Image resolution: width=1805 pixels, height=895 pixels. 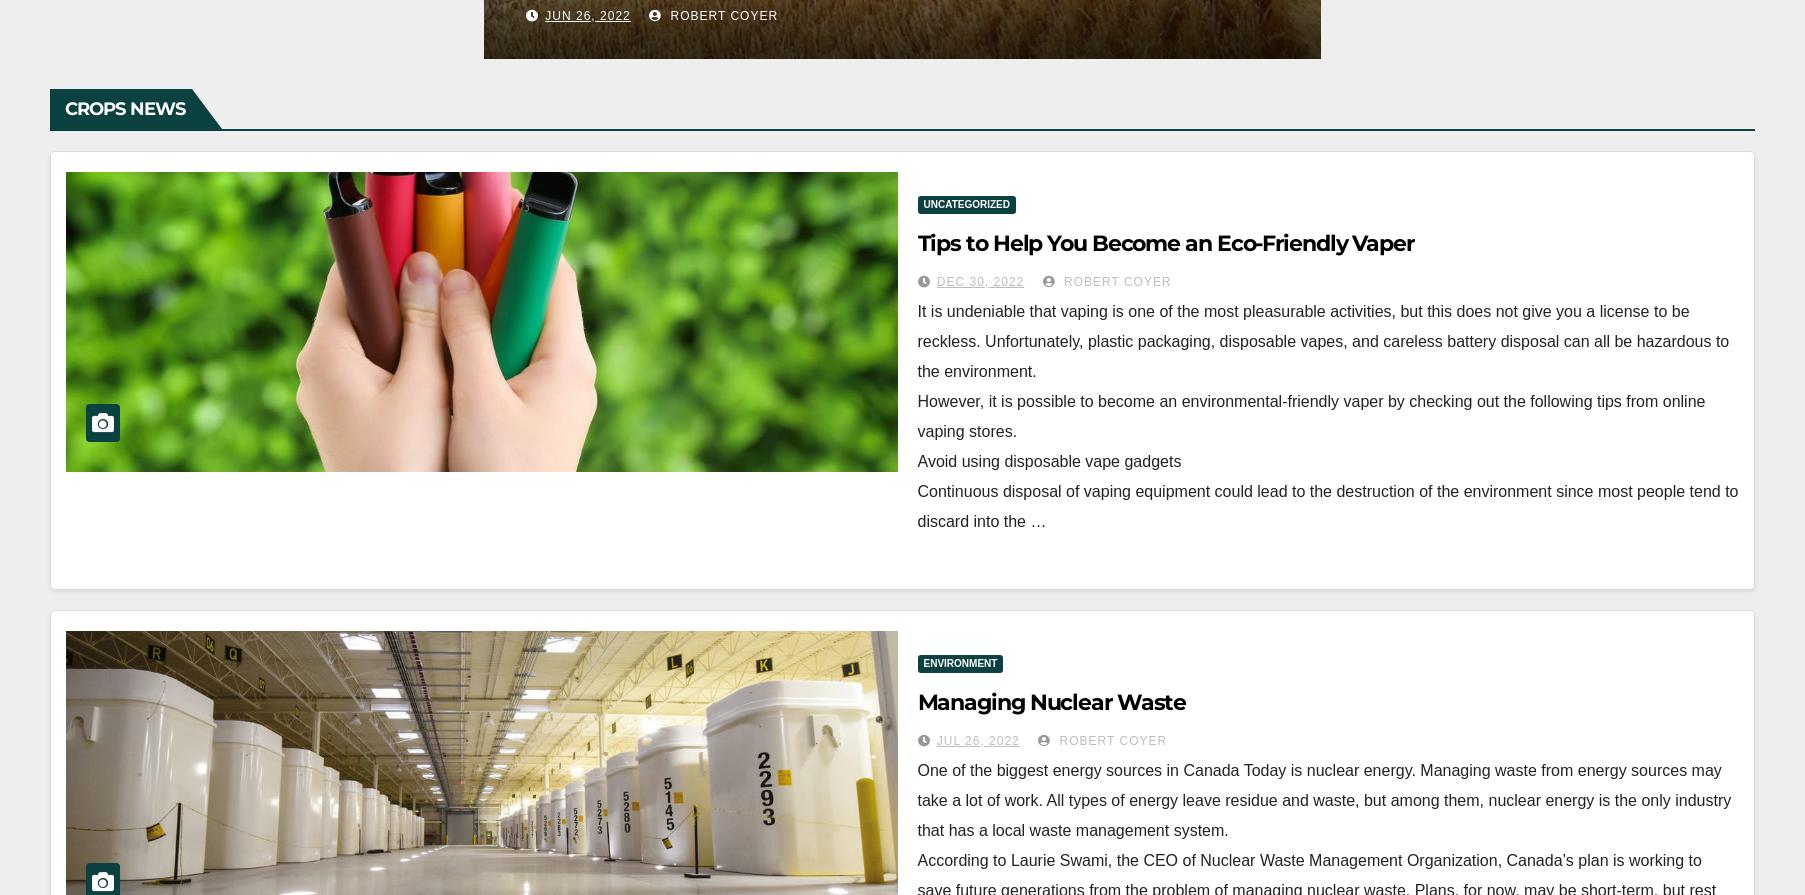 I want to click on 'It is undeniable that vaping is one of the most pleasurable activities, but this does not give you a license to be reckless. Unfortunately, plastic packaging, disposable vapes, and careless battery disposal can all be hazardous to the environment.', so click(x=1323, y=340).